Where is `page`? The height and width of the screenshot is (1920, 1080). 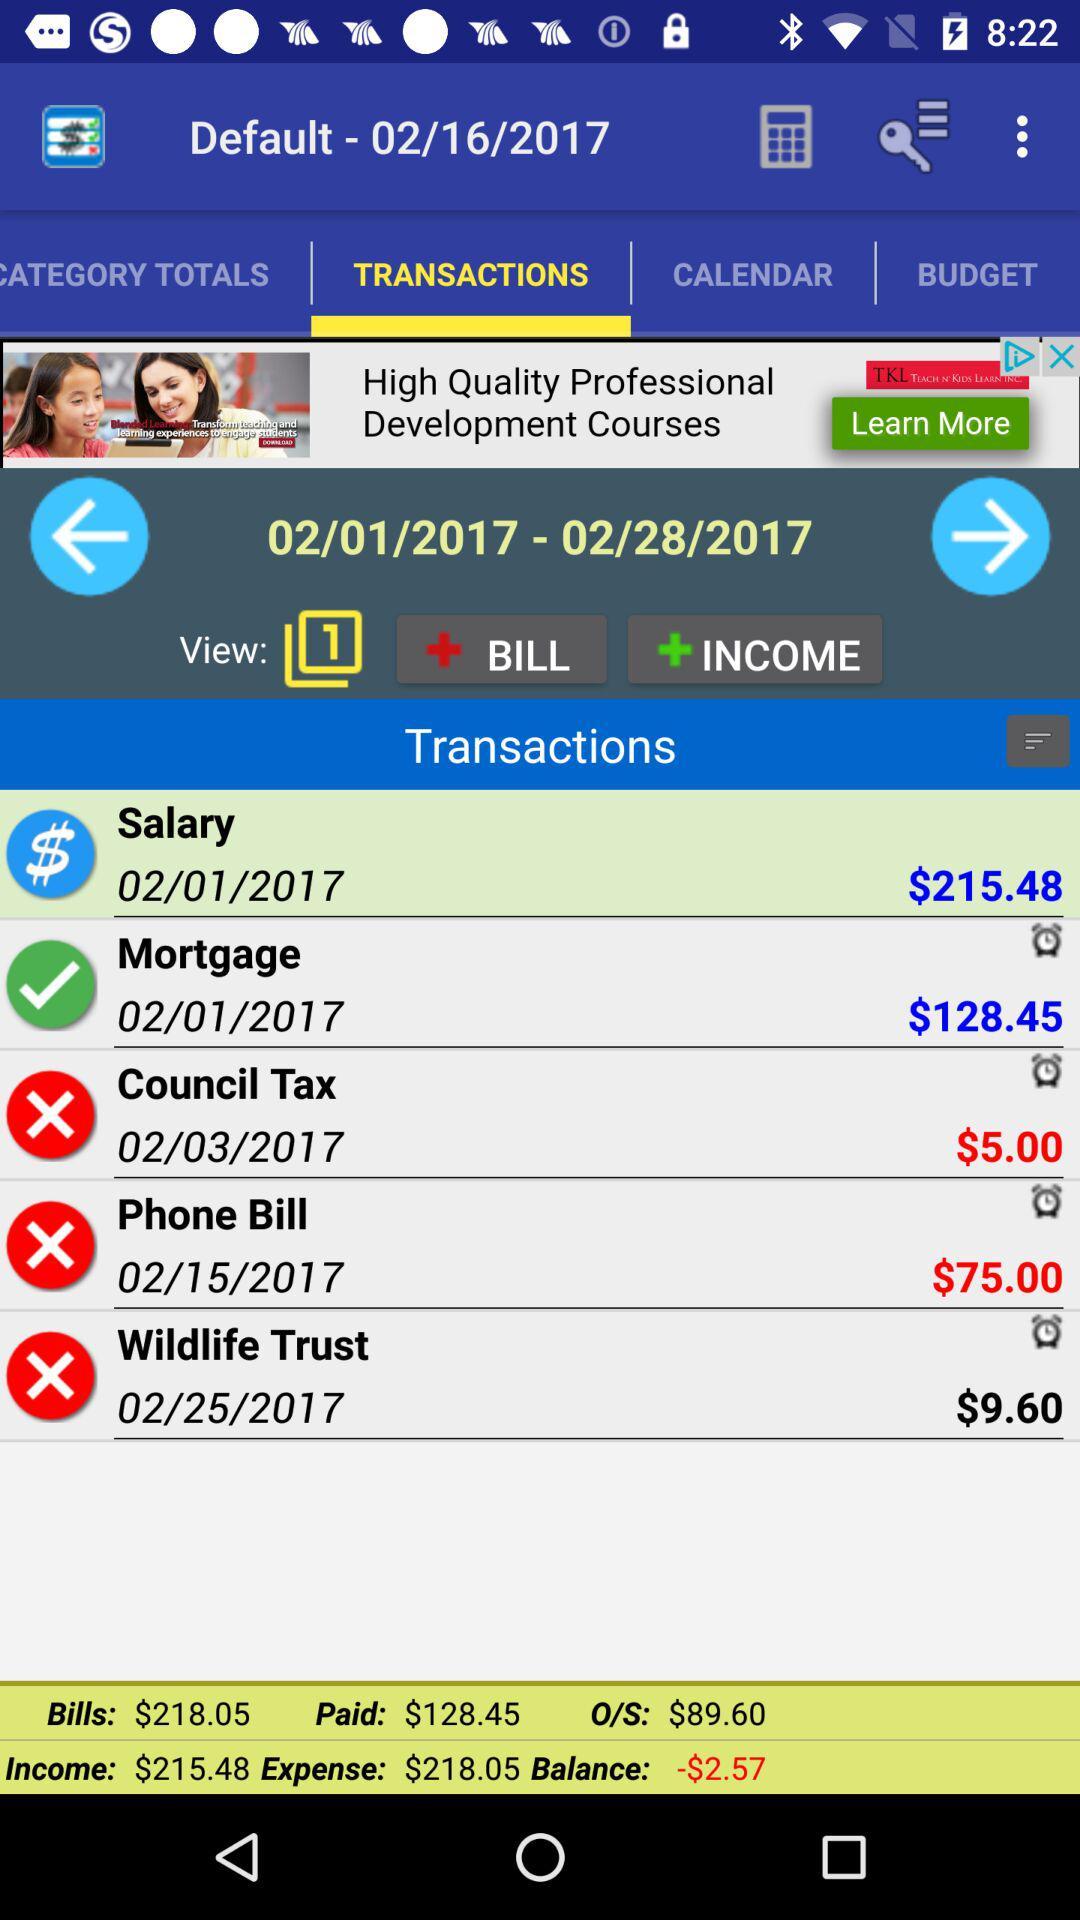
page is located at coordinates (49, 1243).